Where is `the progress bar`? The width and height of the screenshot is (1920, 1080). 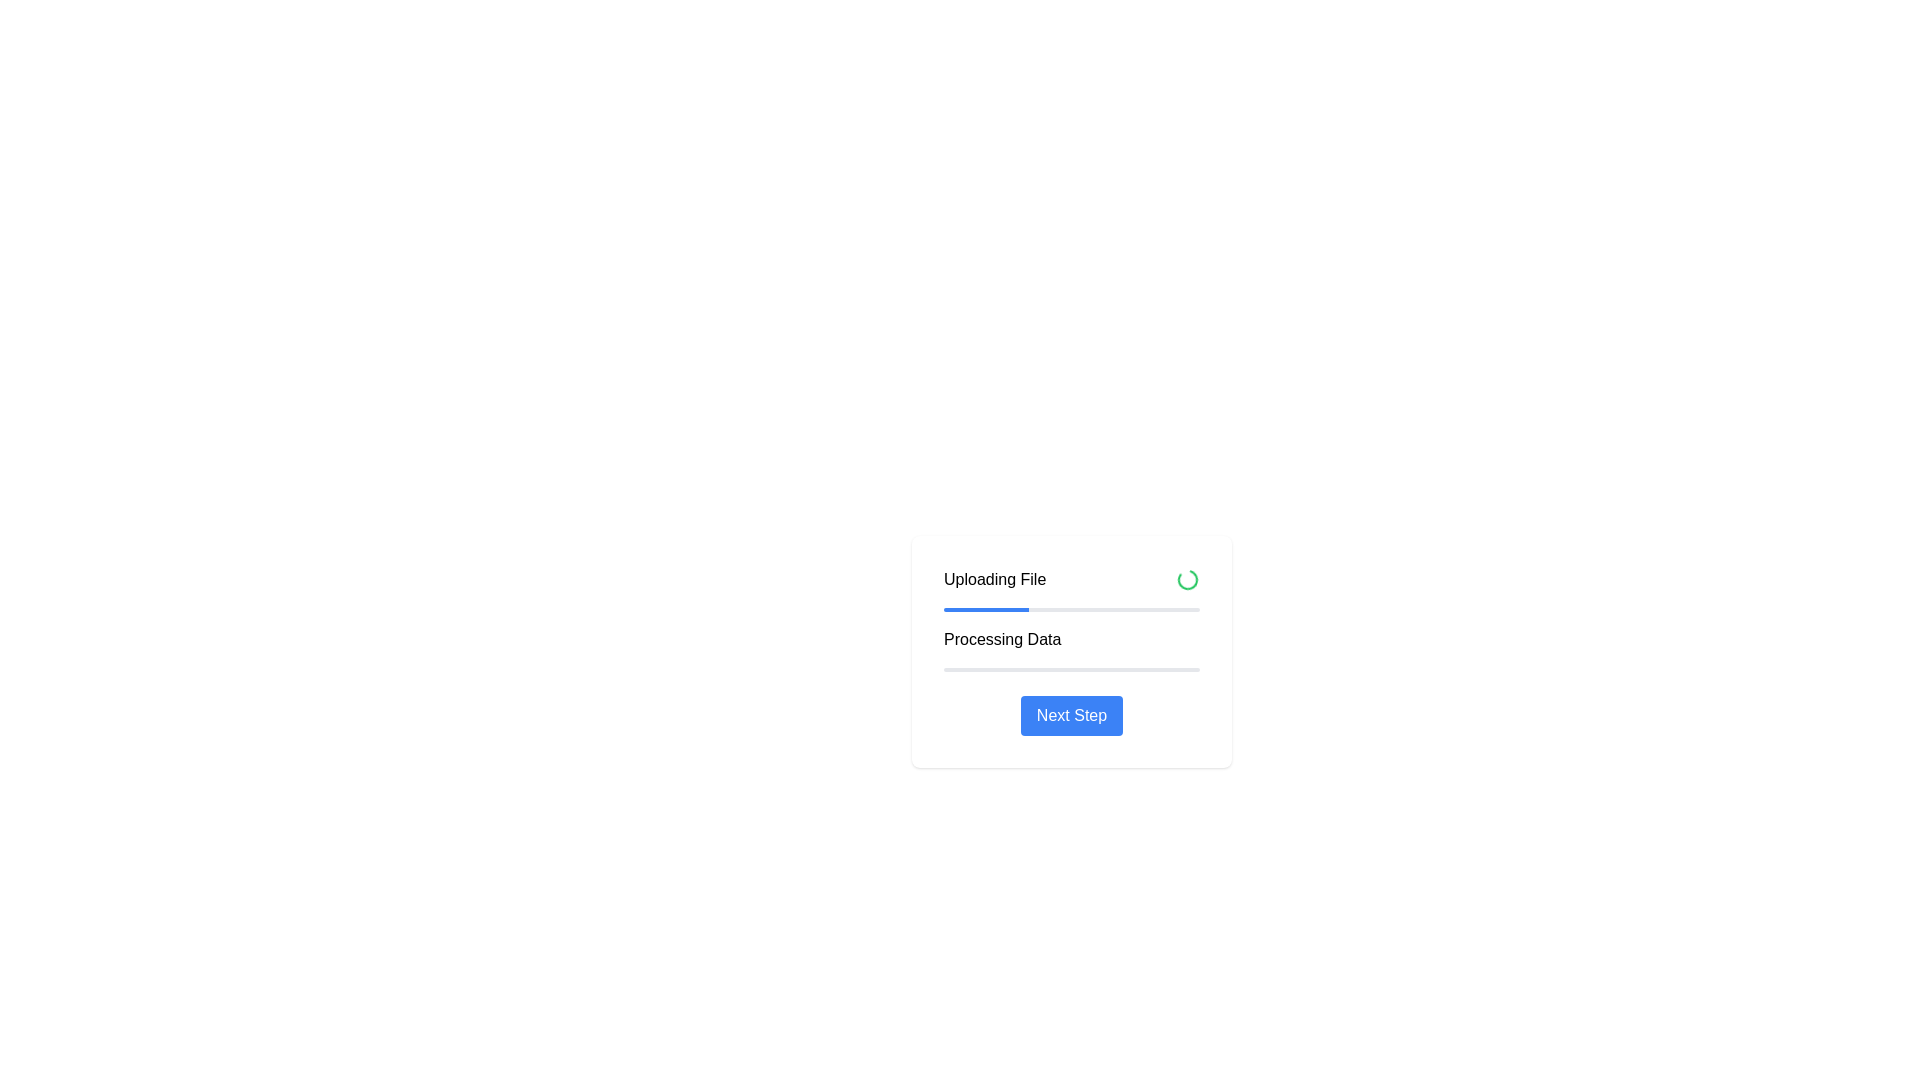
the progress bar is located at coordinates (986, 608).